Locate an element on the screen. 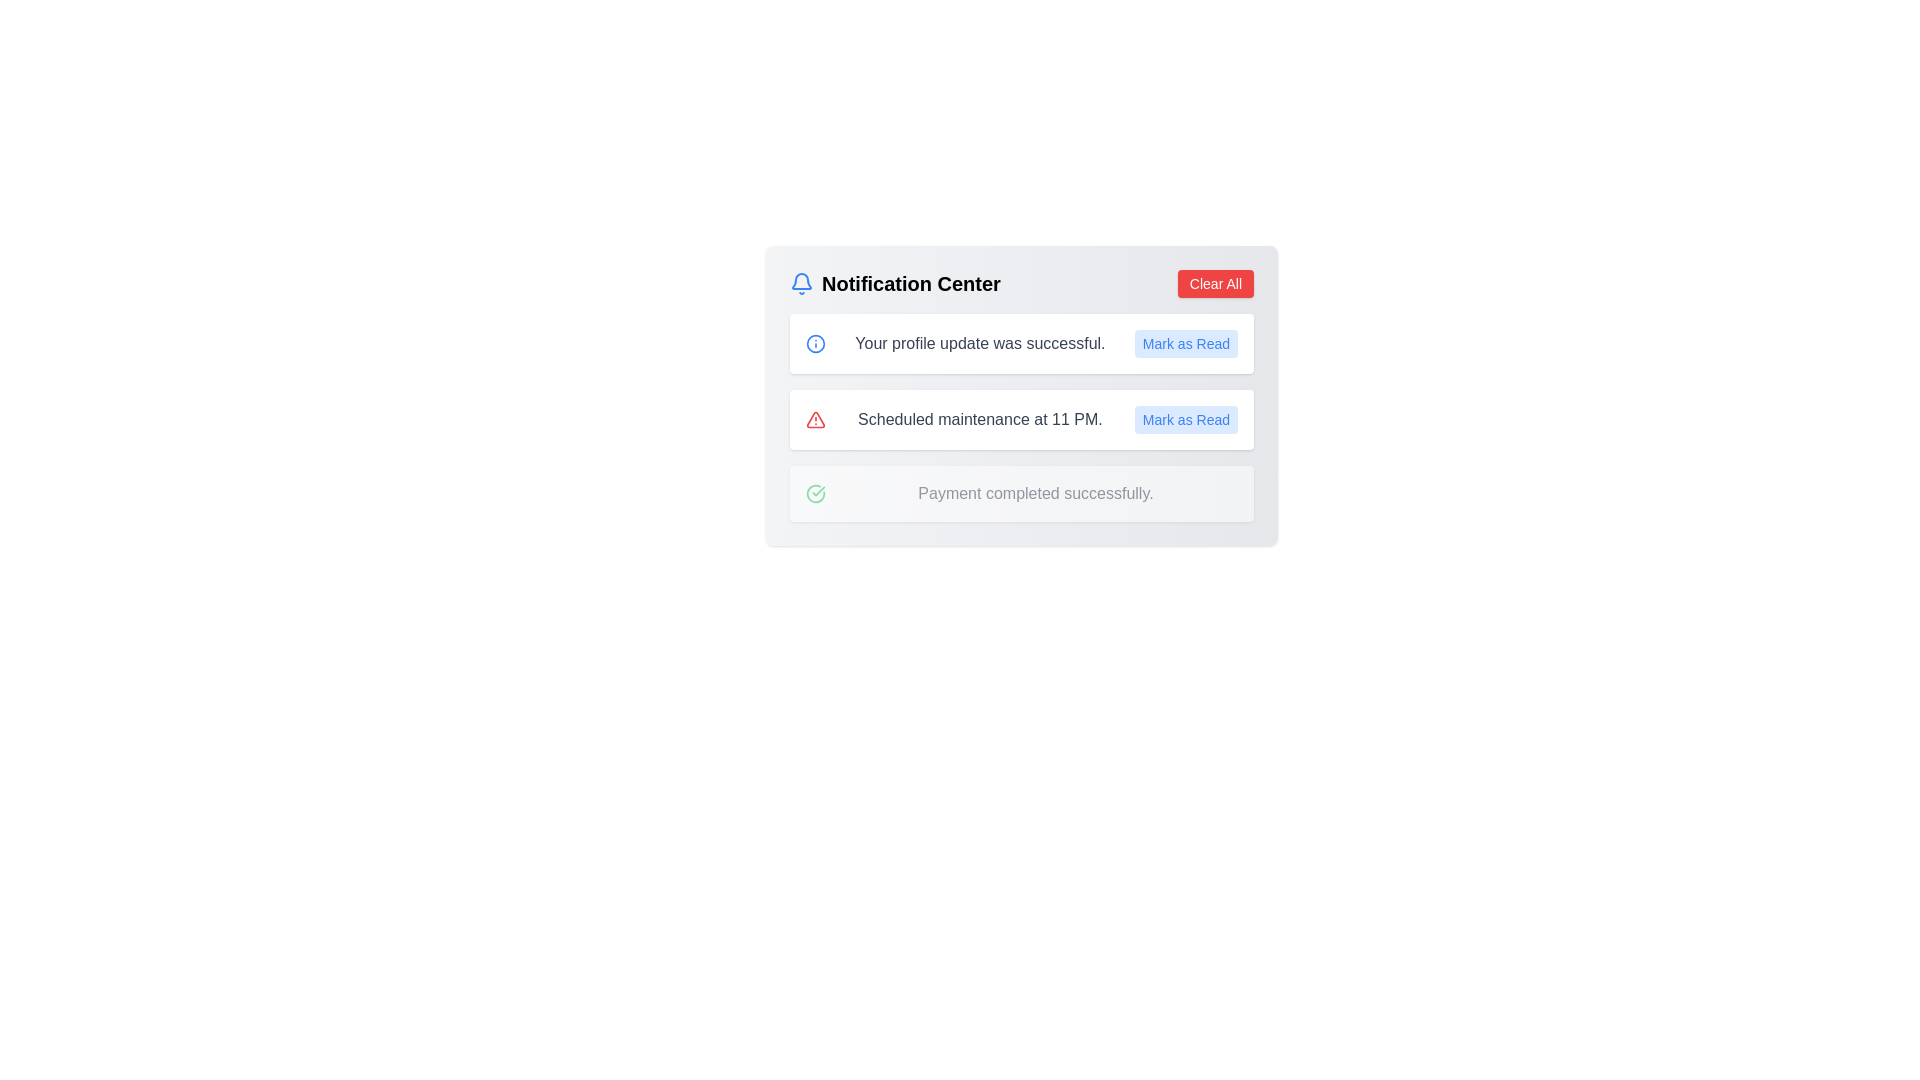  the green circle icon with a check mark that signifies a successful action, located to the left of the text 'Payment completed successfully' in the Notification Center is located at coordinates (816, 493).